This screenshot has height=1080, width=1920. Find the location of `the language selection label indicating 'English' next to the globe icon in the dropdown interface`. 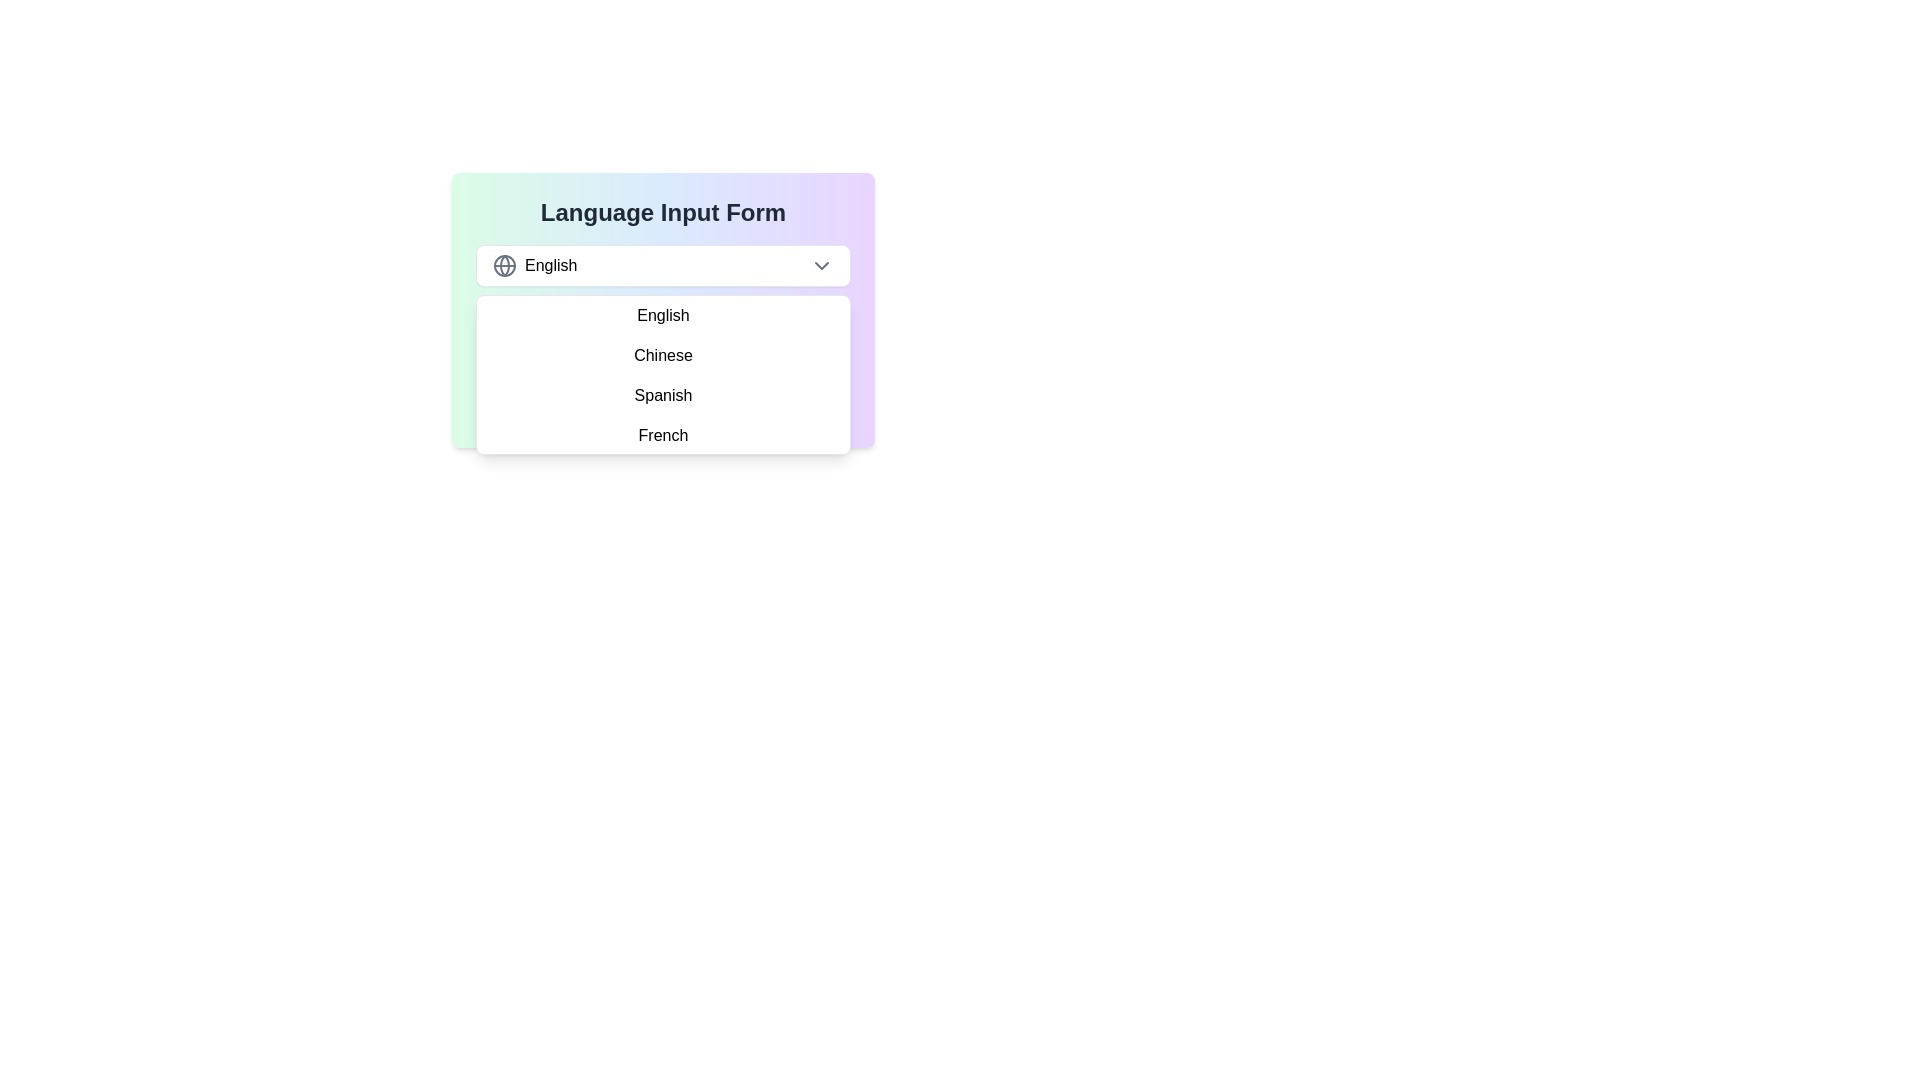

the language selection label indicating 'English' next to the globe icon in the dropdown interface is located at coordinates (535, 265).